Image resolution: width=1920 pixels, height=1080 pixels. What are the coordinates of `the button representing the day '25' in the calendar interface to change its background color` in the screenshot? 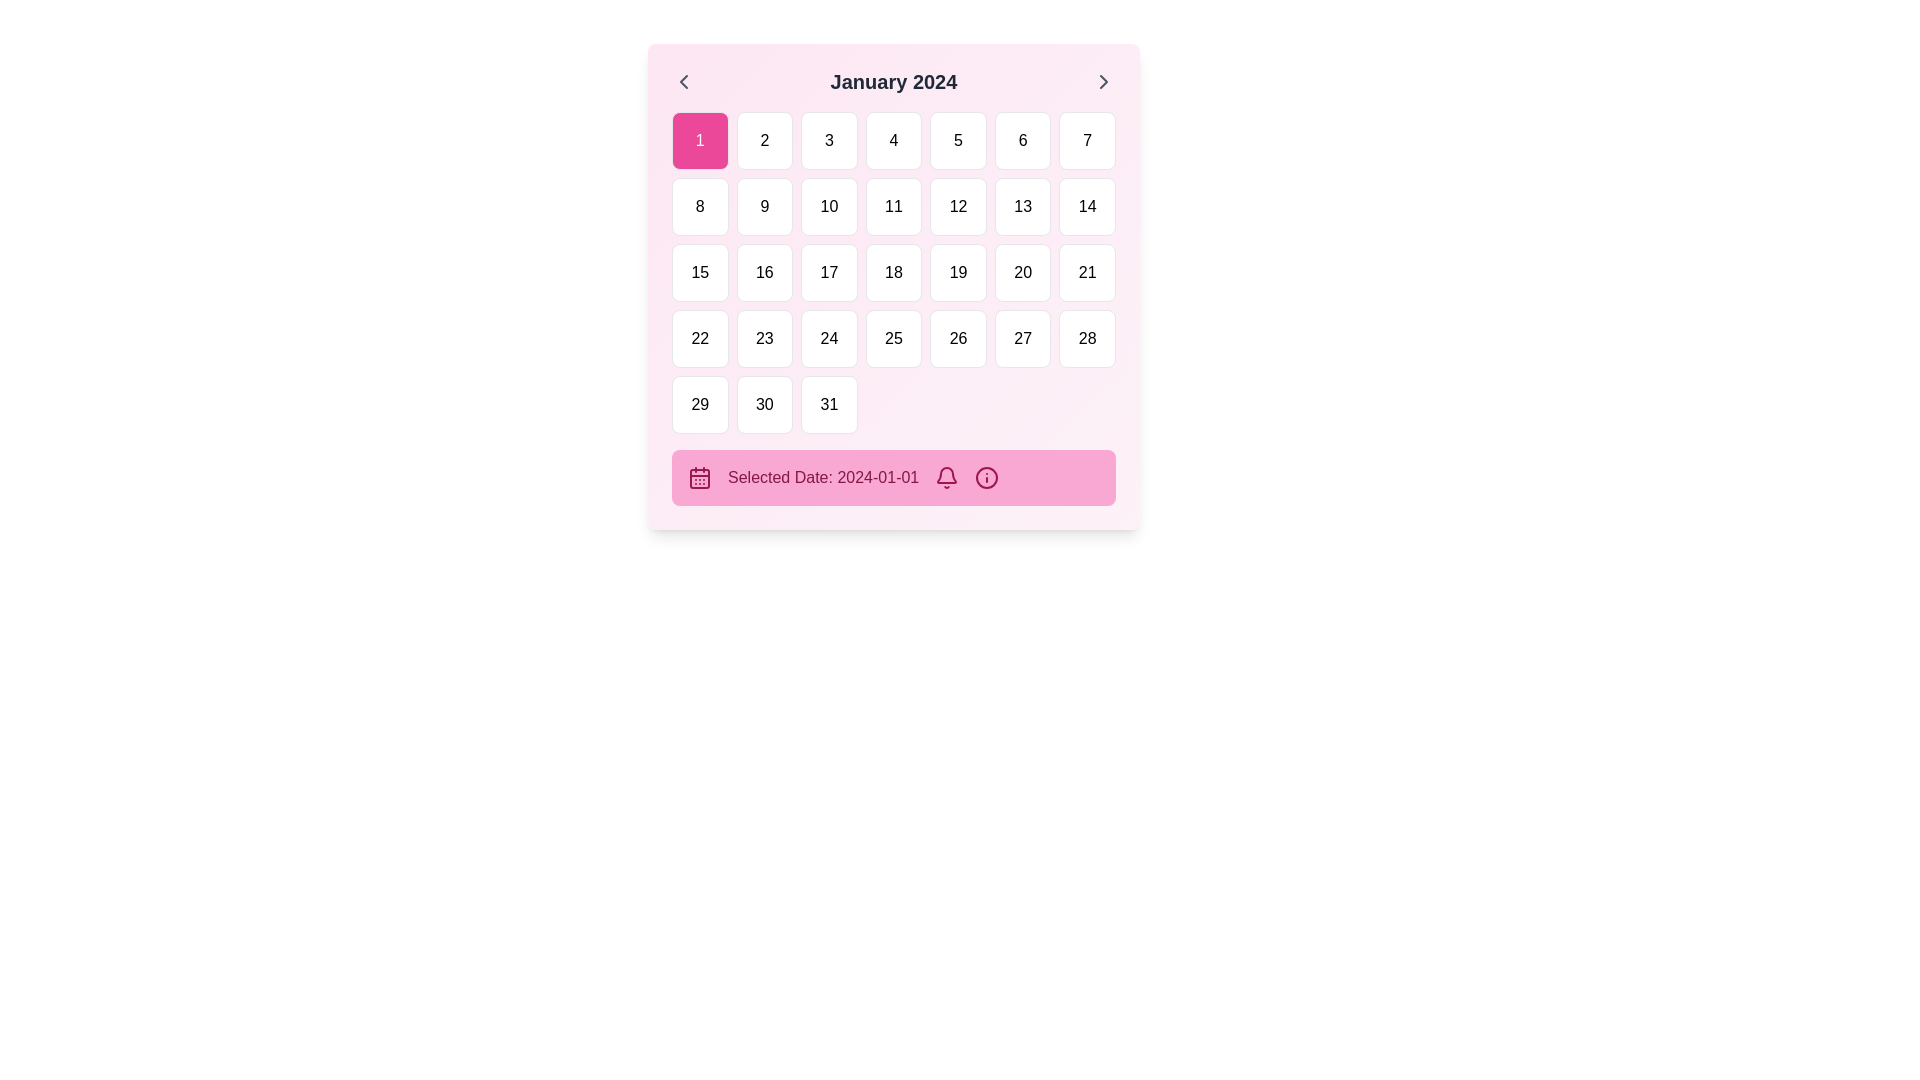 It's located at (892, 338).